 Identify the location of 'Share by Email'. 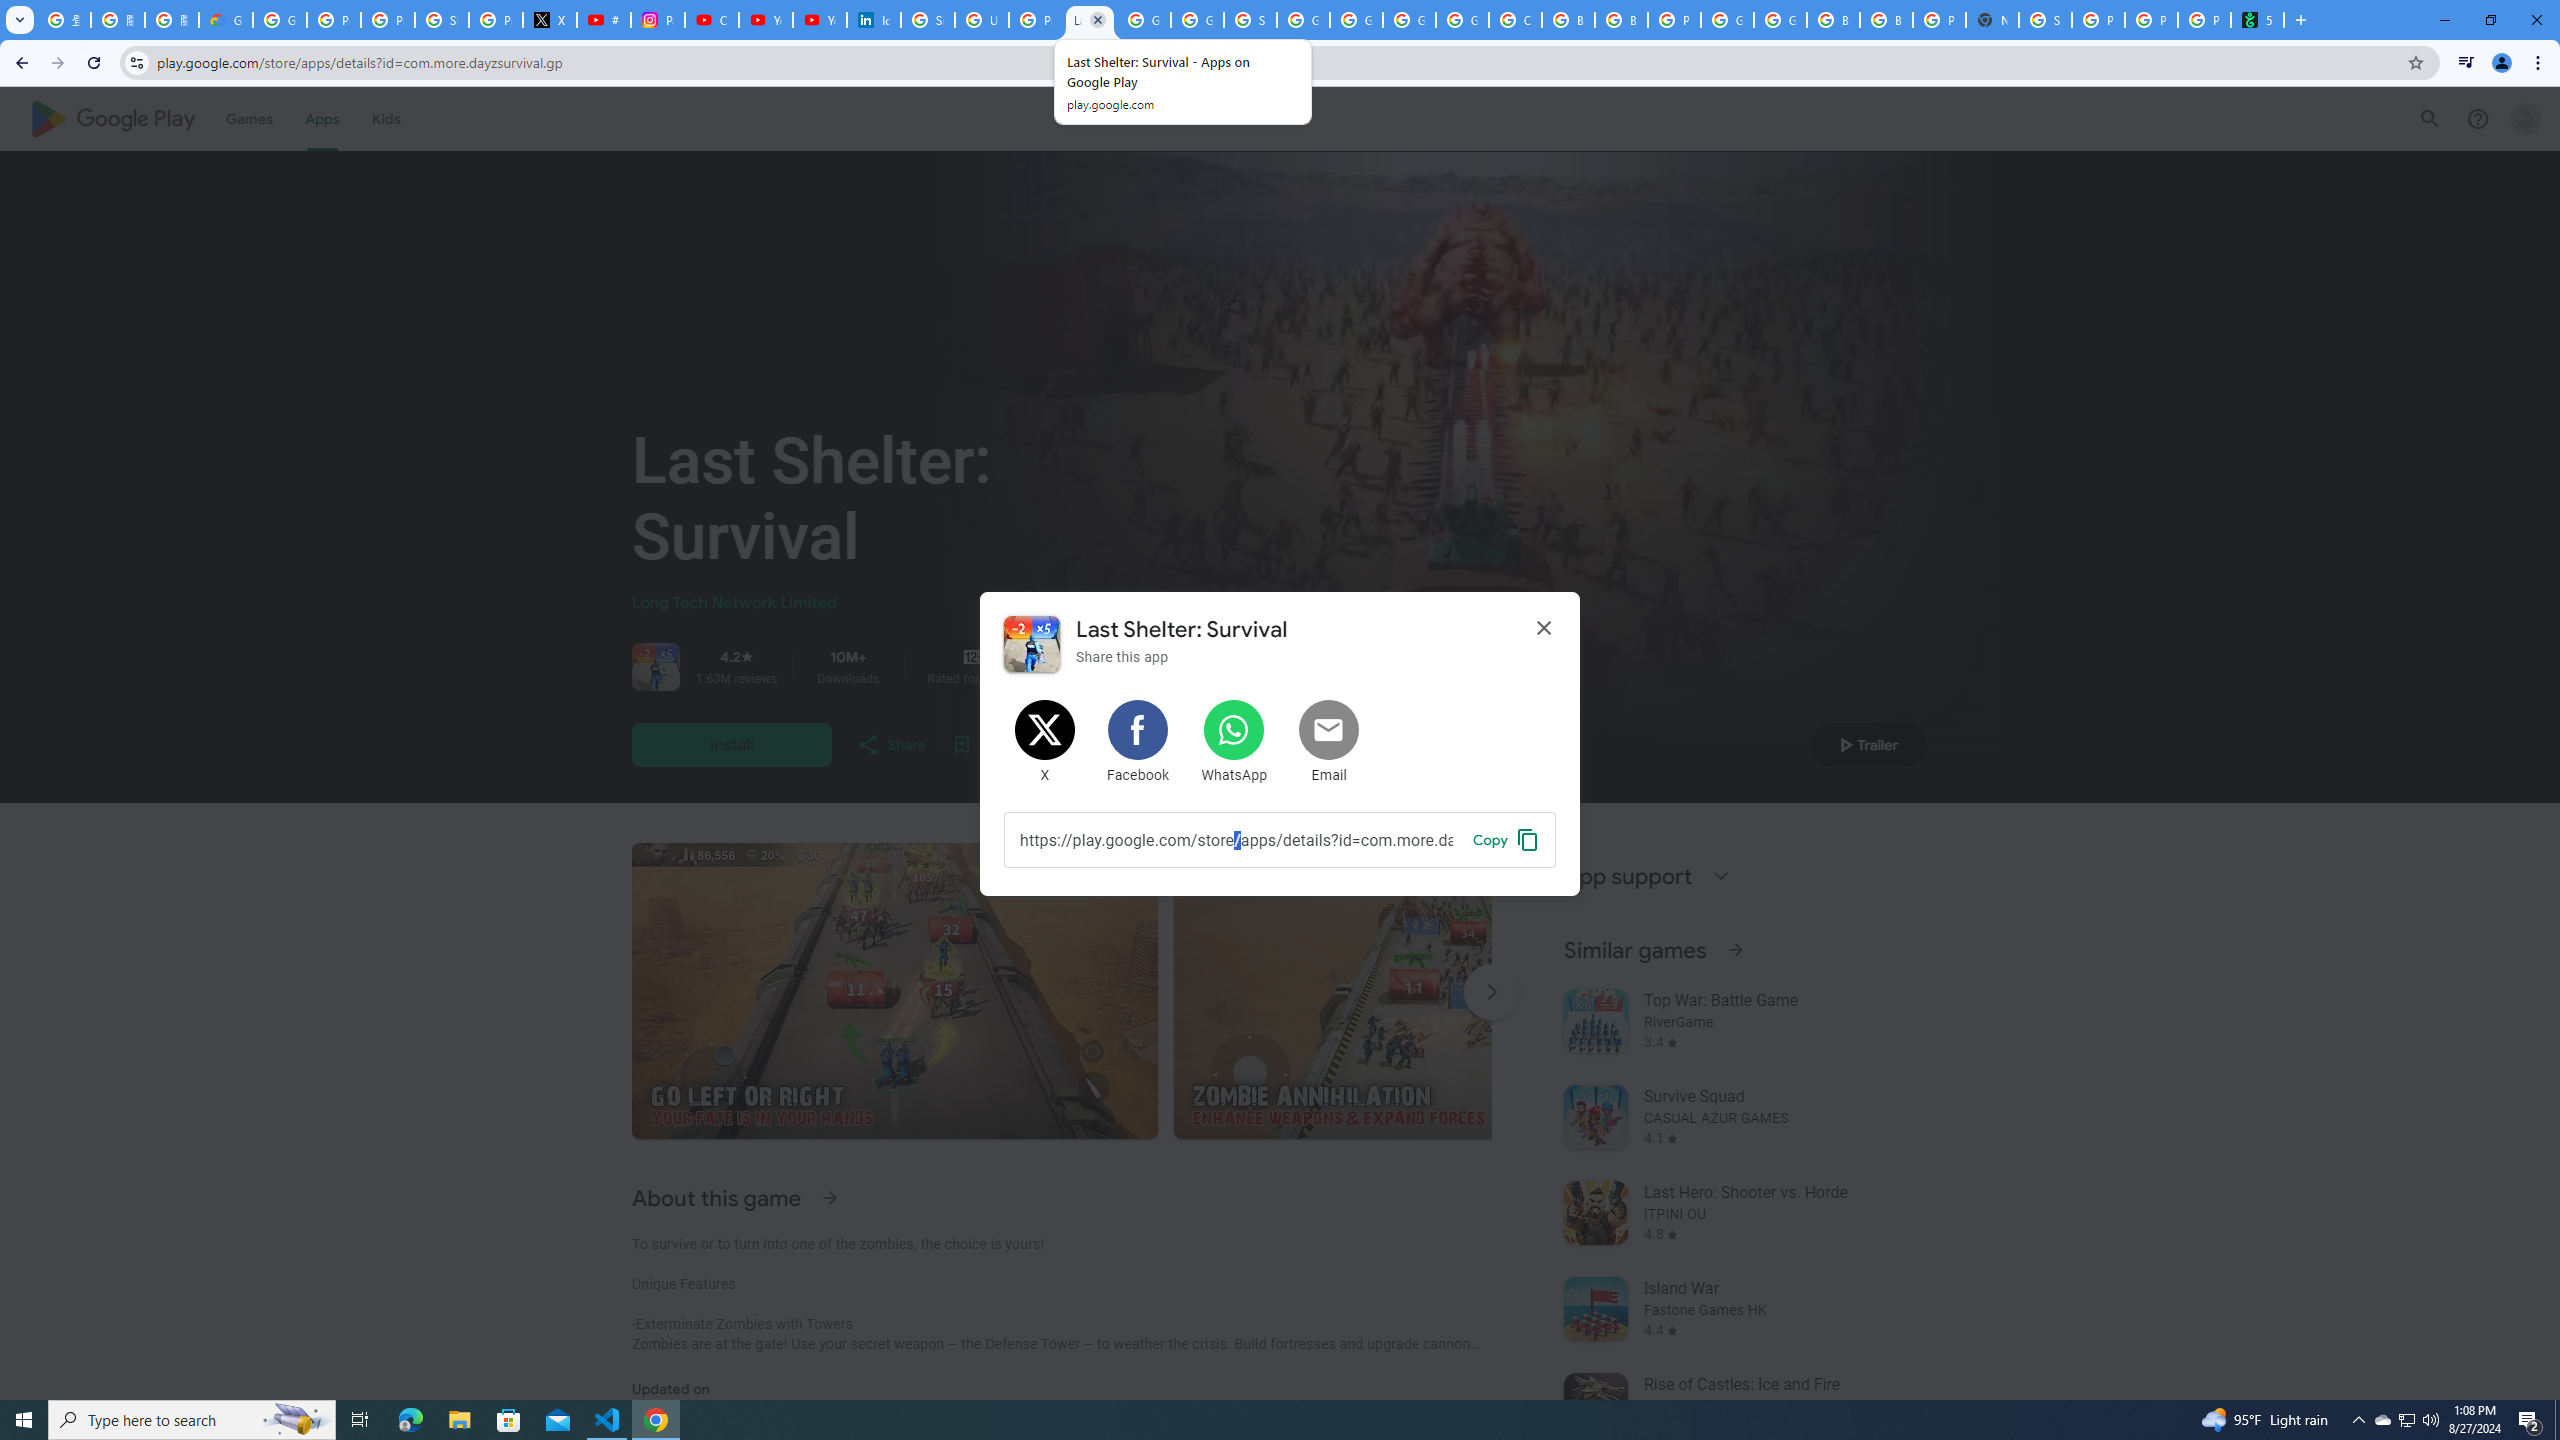
(1328, 742).